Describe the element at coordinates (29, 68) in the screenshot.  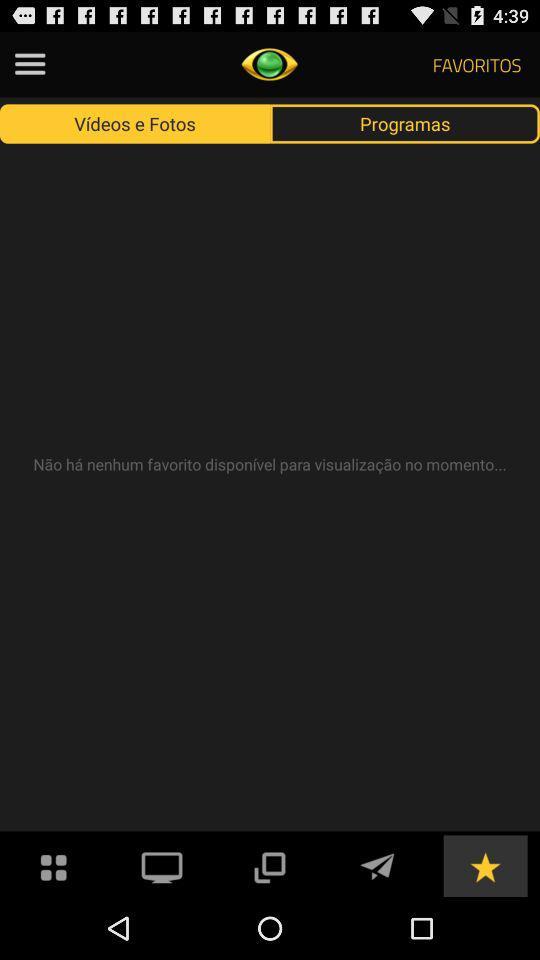
I see `the menu icon` at that location.